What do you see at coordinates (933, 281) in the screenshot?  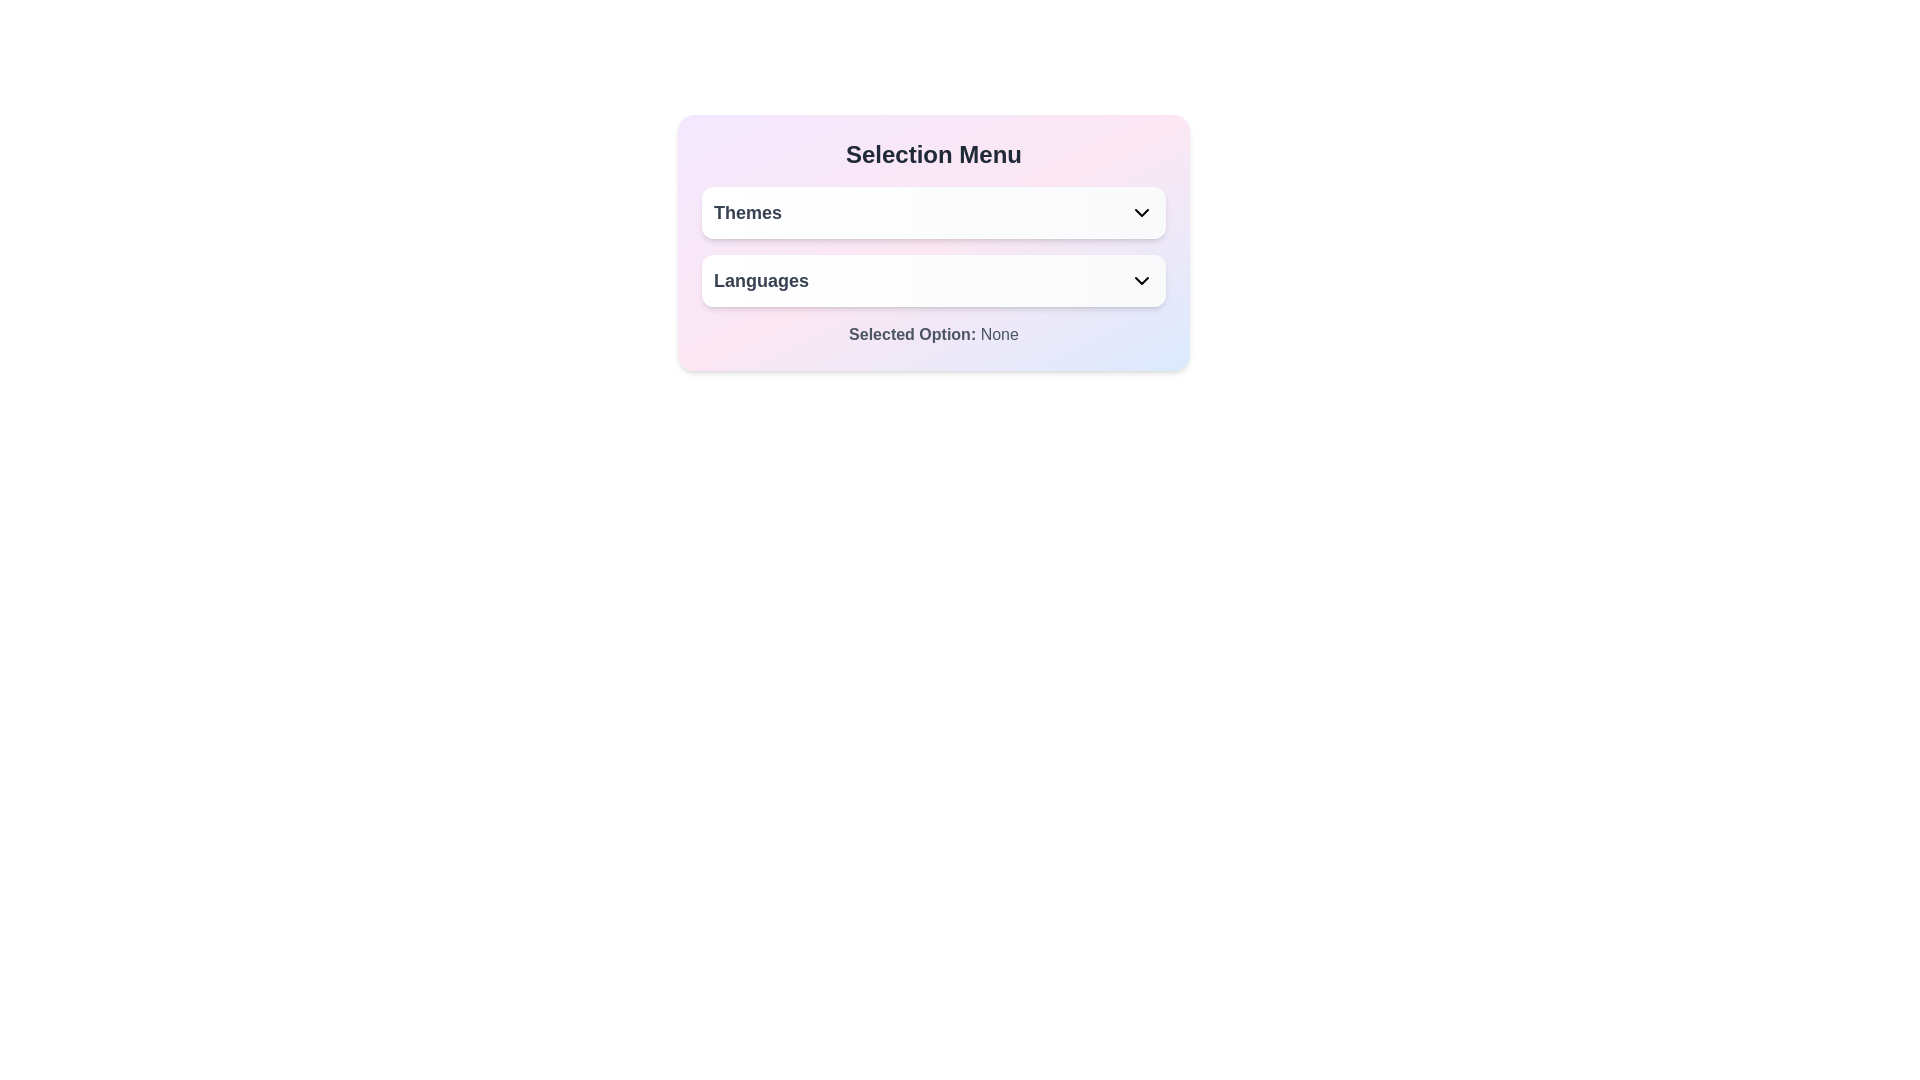 I see `the Dropdown trigger located in the 'Selection Menu' panel` at bounding box center [933, 281].